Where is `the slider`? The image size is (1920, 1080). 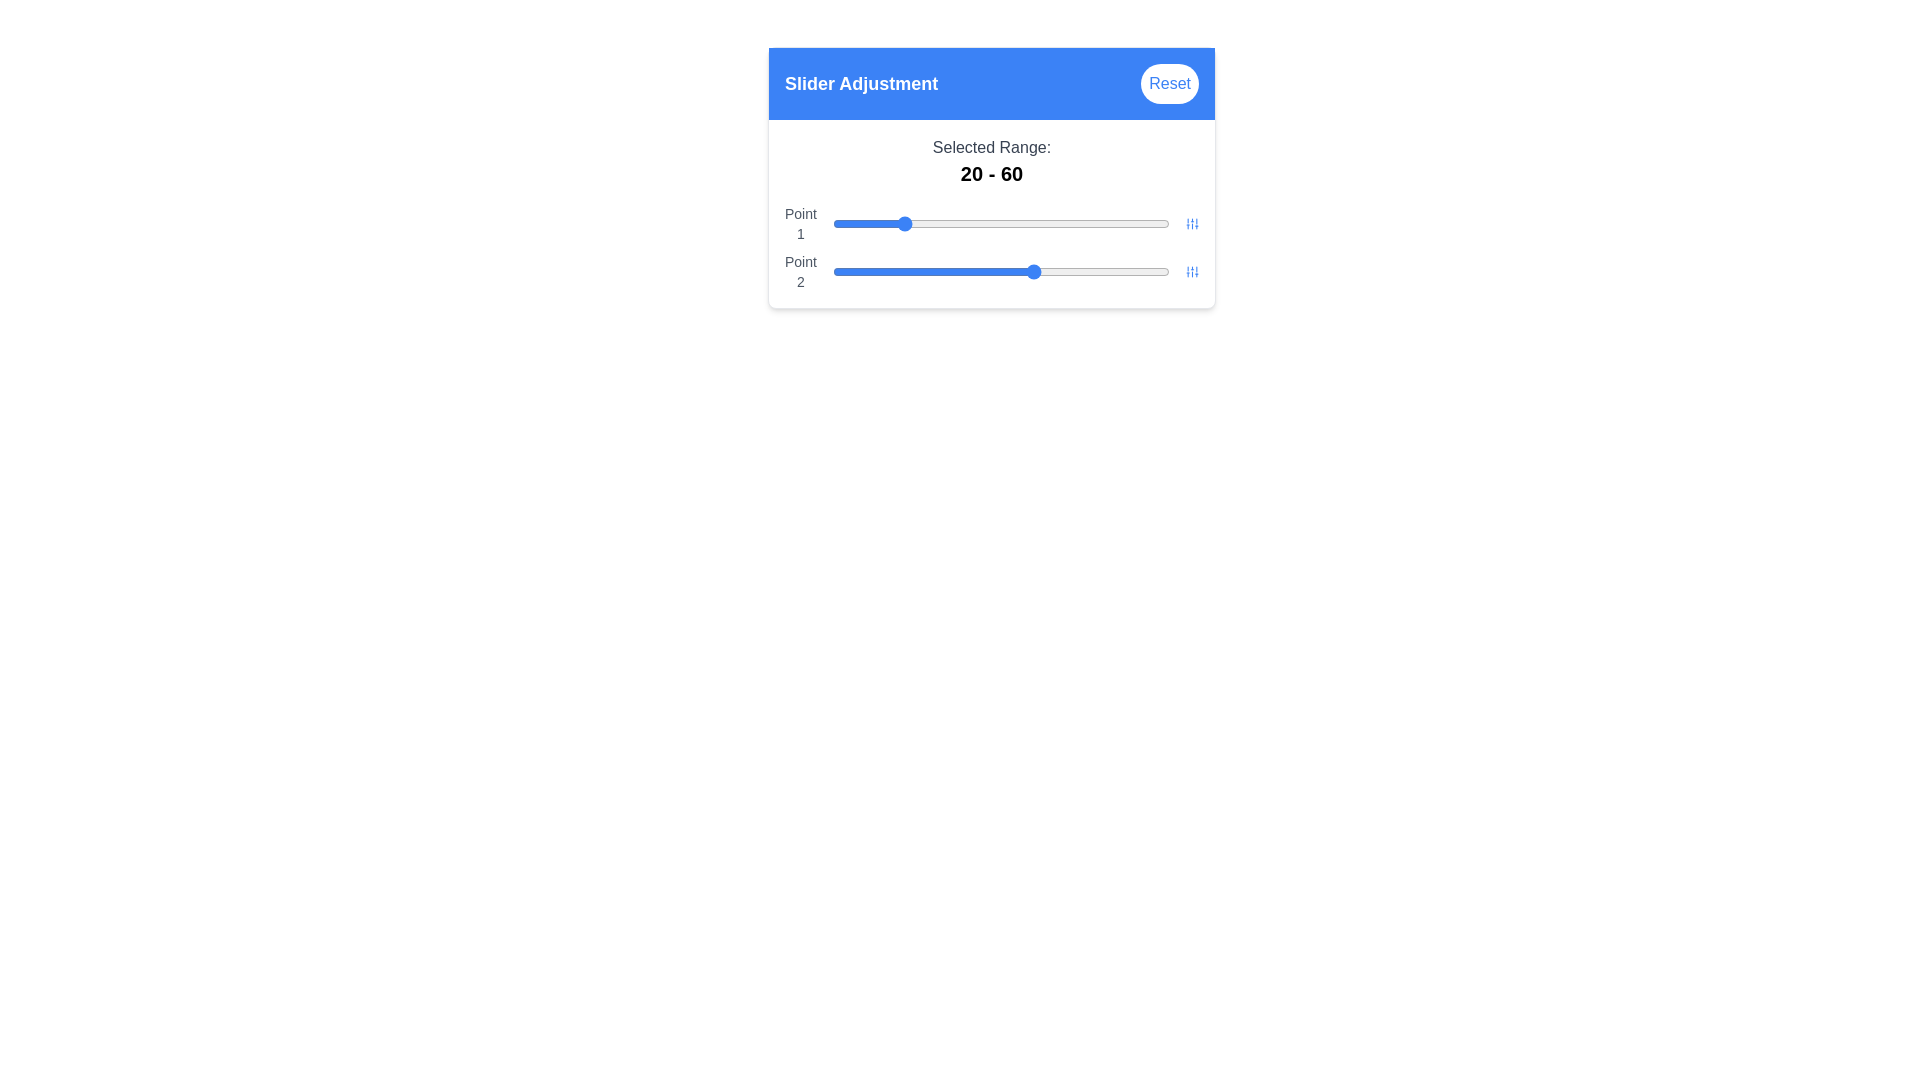
the slider is located at coordinates (1025, 272).